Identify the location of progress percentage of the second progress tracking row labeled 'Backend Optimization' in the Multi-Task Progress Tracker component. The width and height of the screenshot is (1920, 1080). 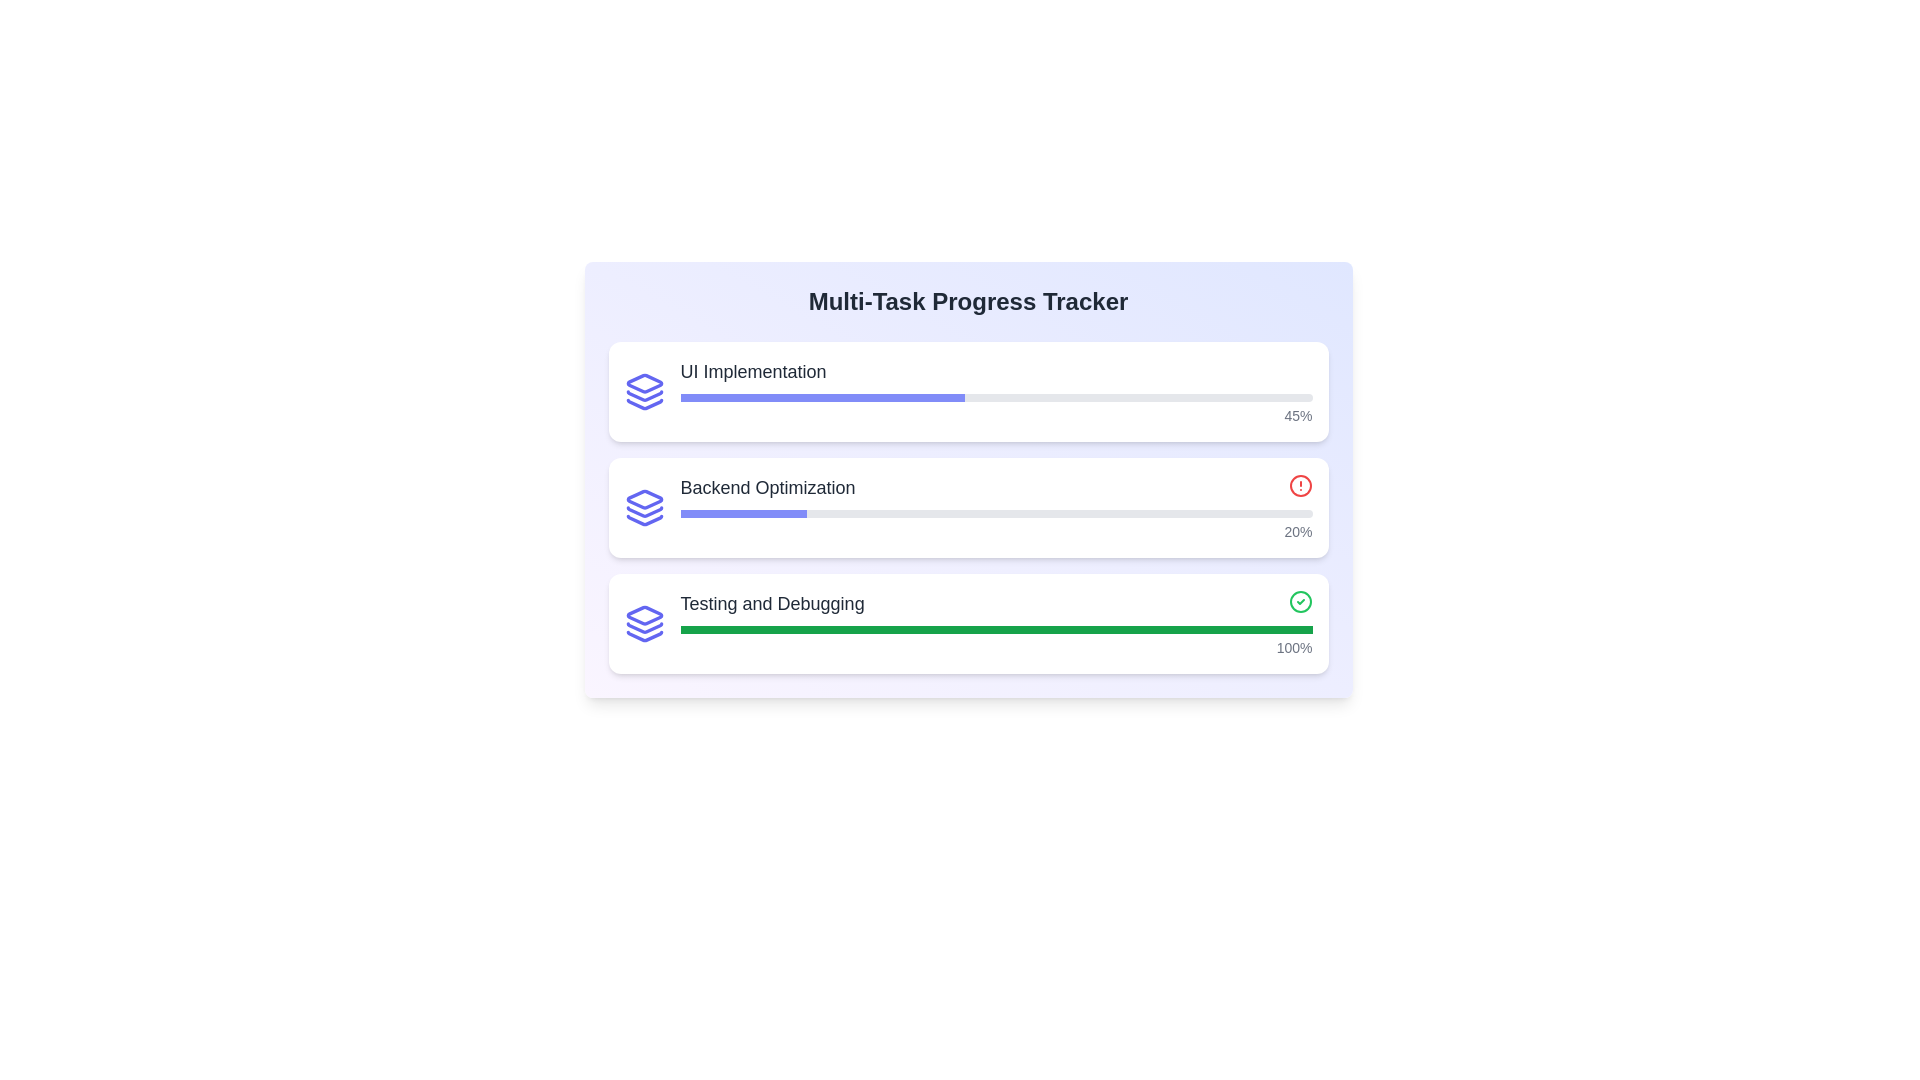
(968, 507).